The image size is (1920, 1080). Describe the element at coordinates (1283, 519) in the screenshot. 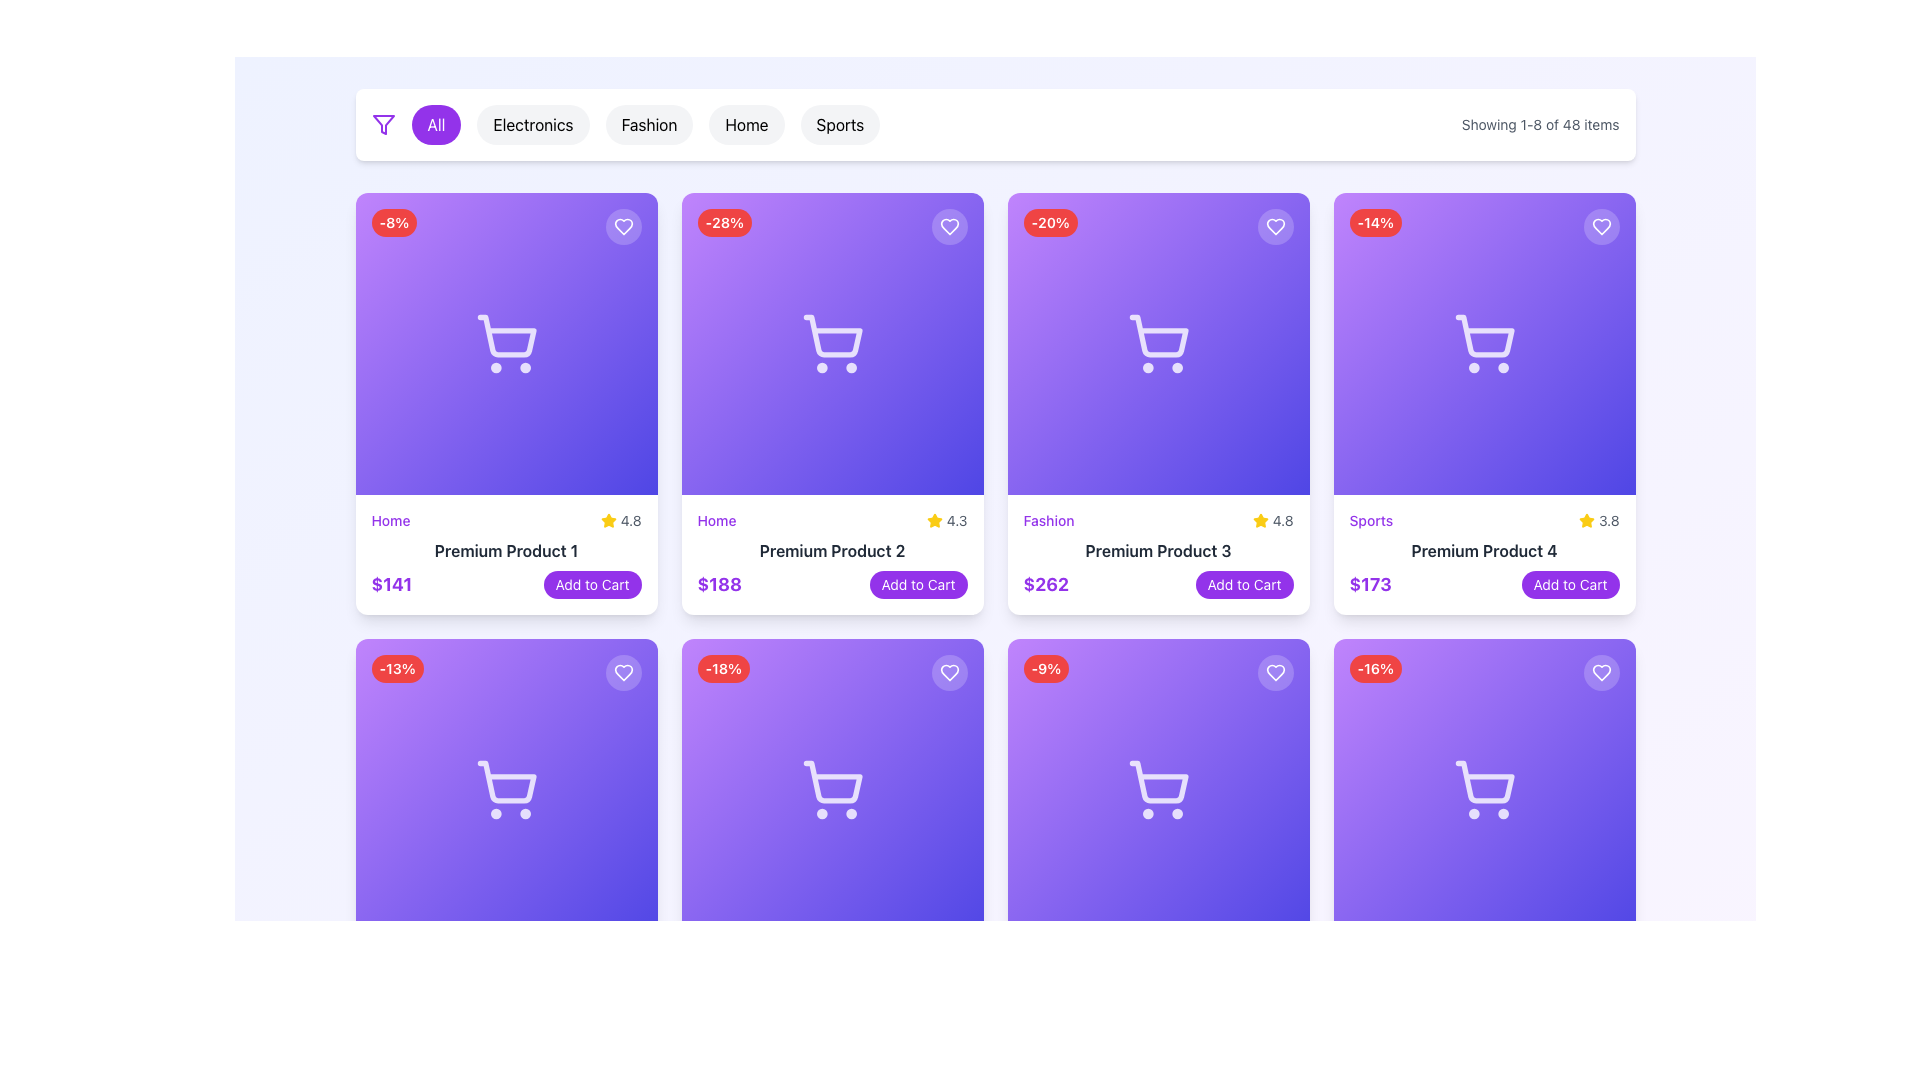

I see `the rating value displayed in the text label located to the right of the star icon within the card titled 'Premium Product 3'` at that location.